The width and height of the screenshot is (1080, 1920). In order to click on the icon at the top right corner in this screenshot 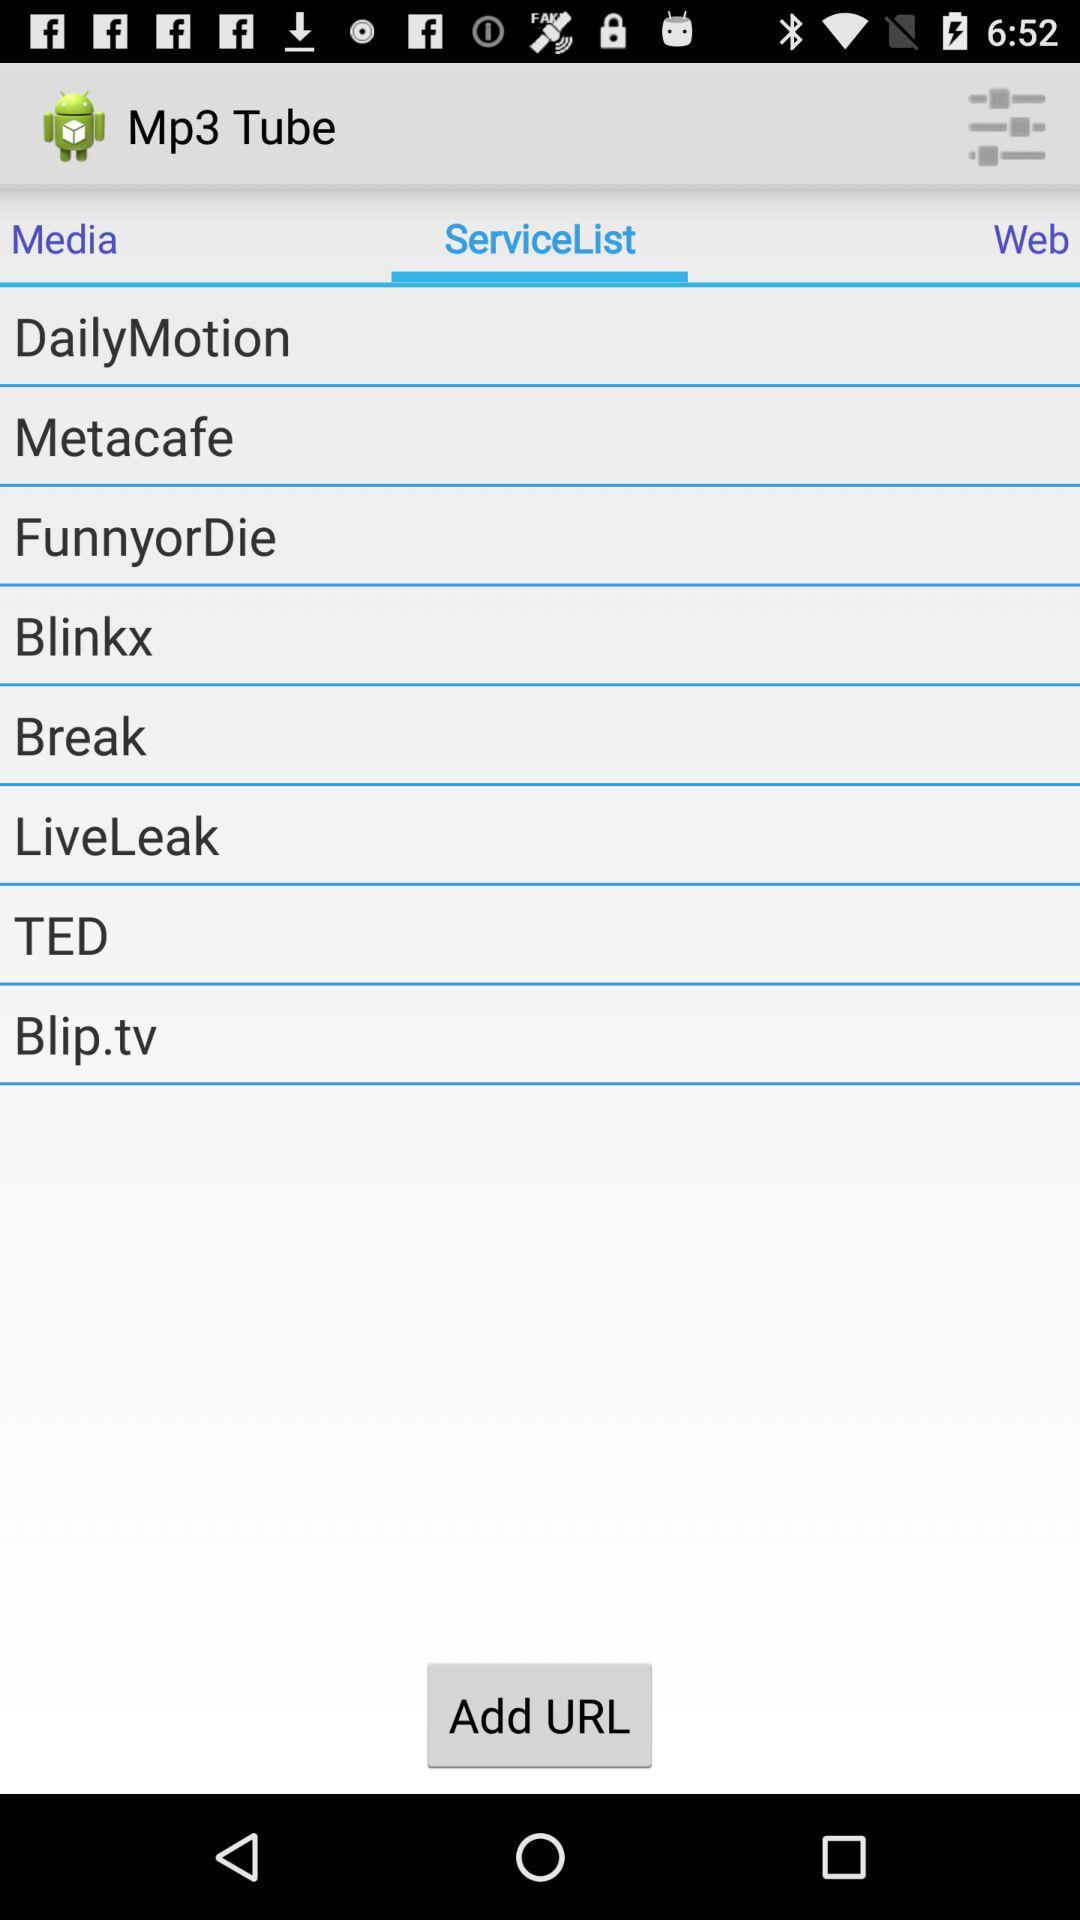, I will do `click(1006, 124)`.